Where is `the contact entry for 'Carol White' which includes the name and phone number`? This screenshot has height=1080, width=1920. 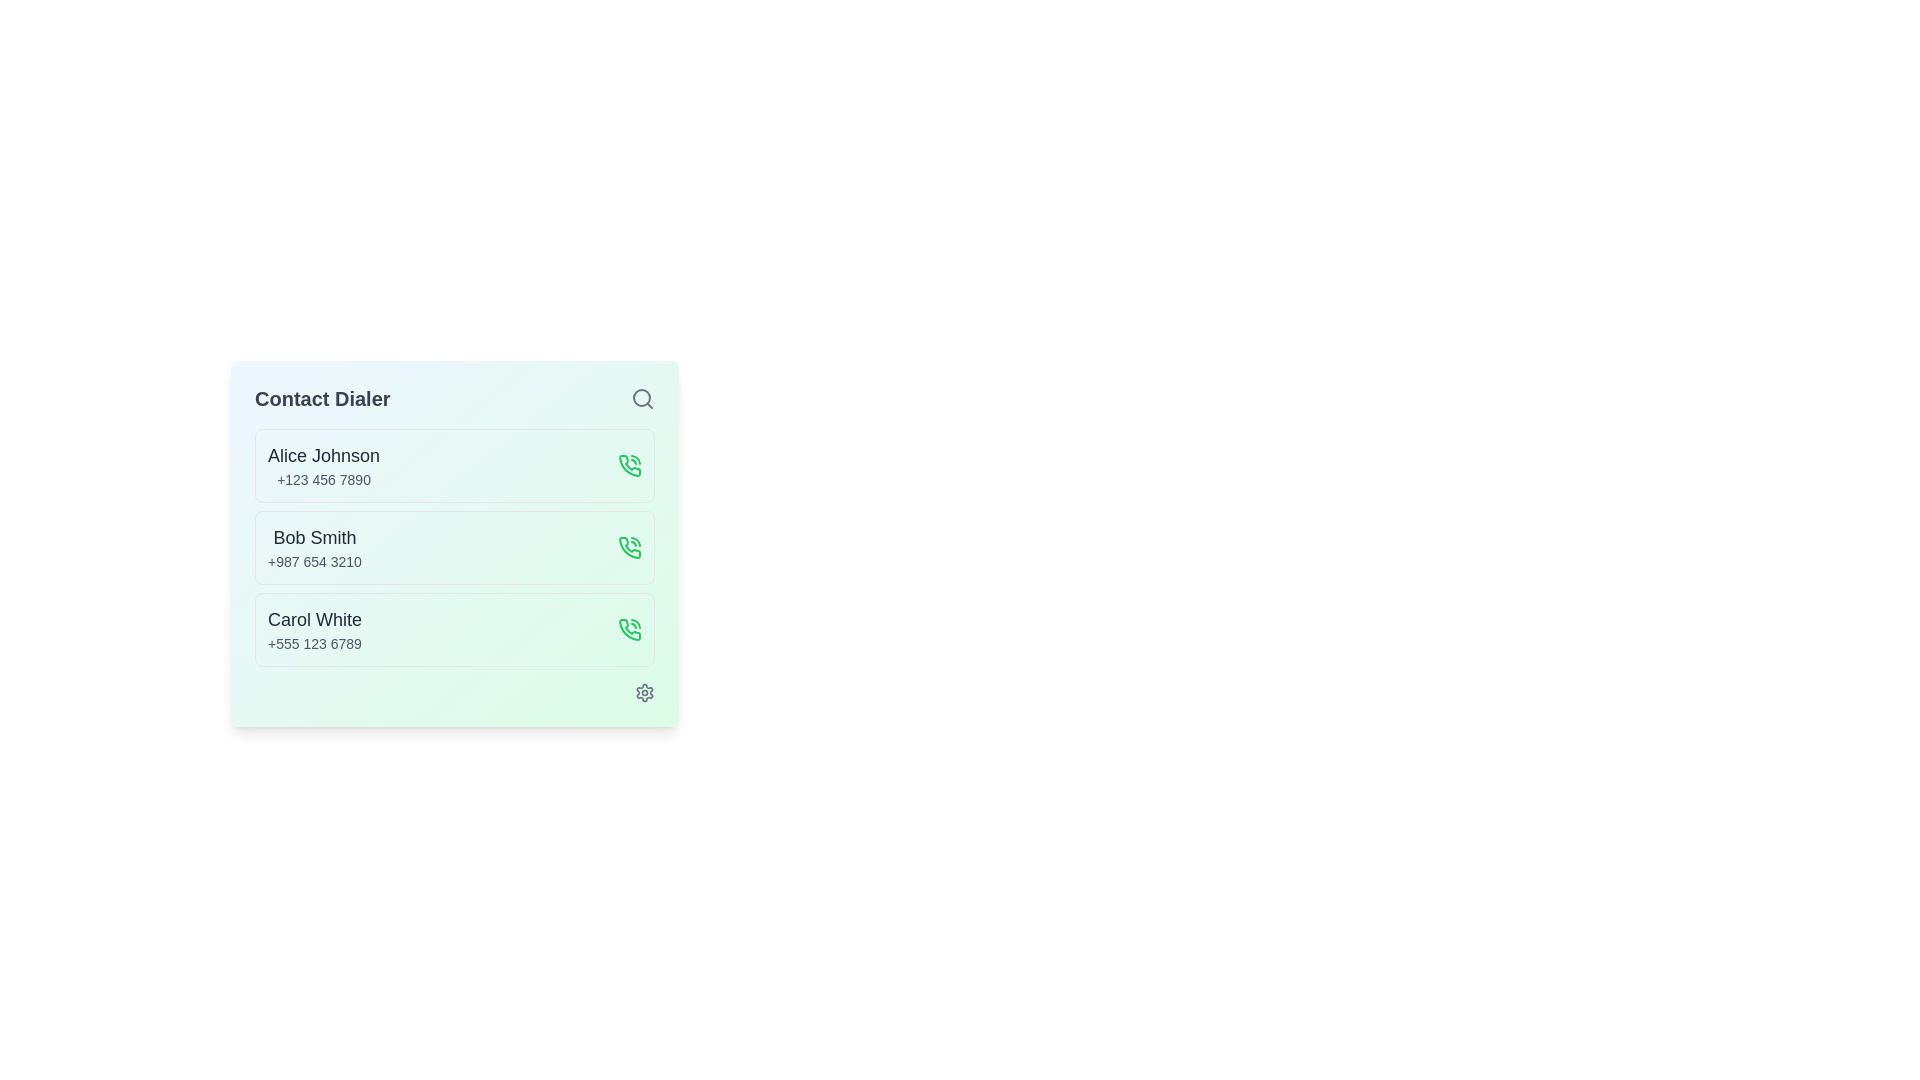
the contact entry for 'Carol White' which includes the name and phone number is located at coordinates (454, 628).